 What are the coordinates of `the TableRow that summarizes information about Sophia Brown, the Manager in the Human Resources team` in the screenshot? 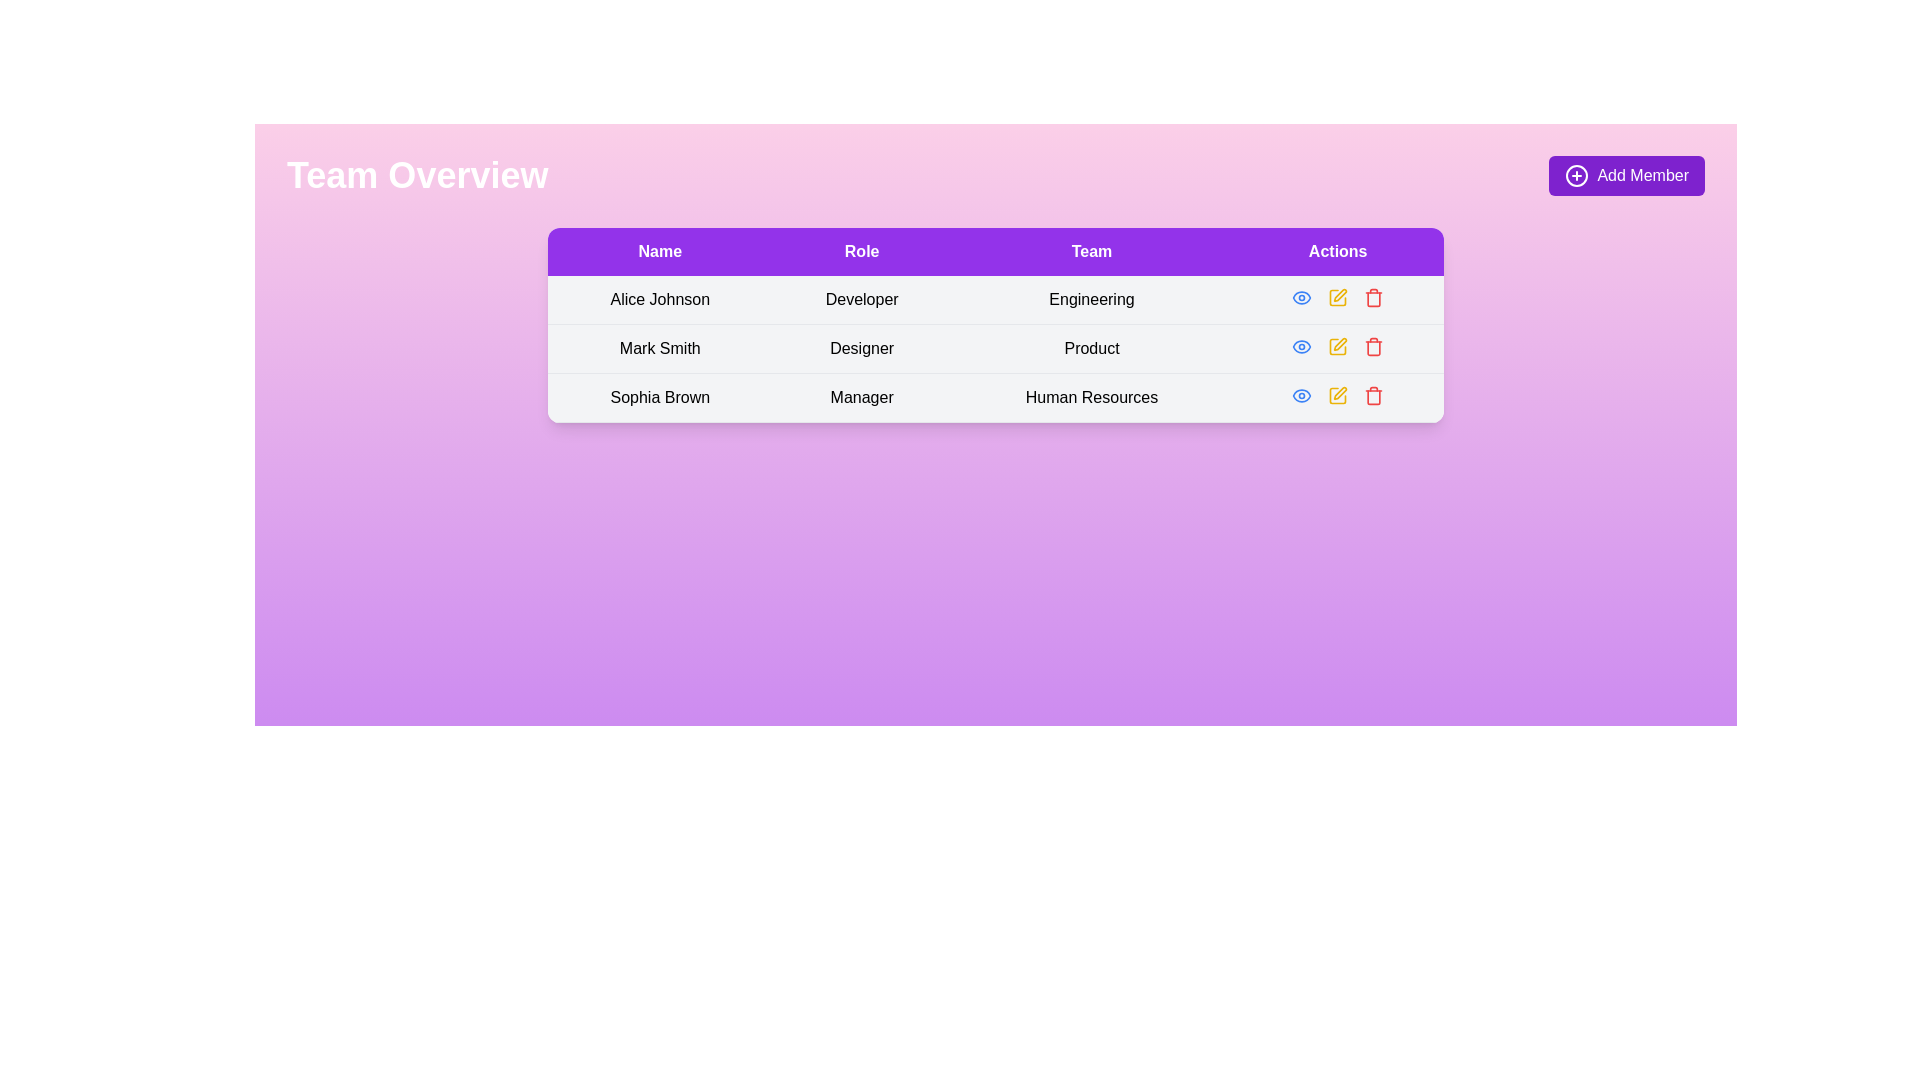 It's located at (996, 397).